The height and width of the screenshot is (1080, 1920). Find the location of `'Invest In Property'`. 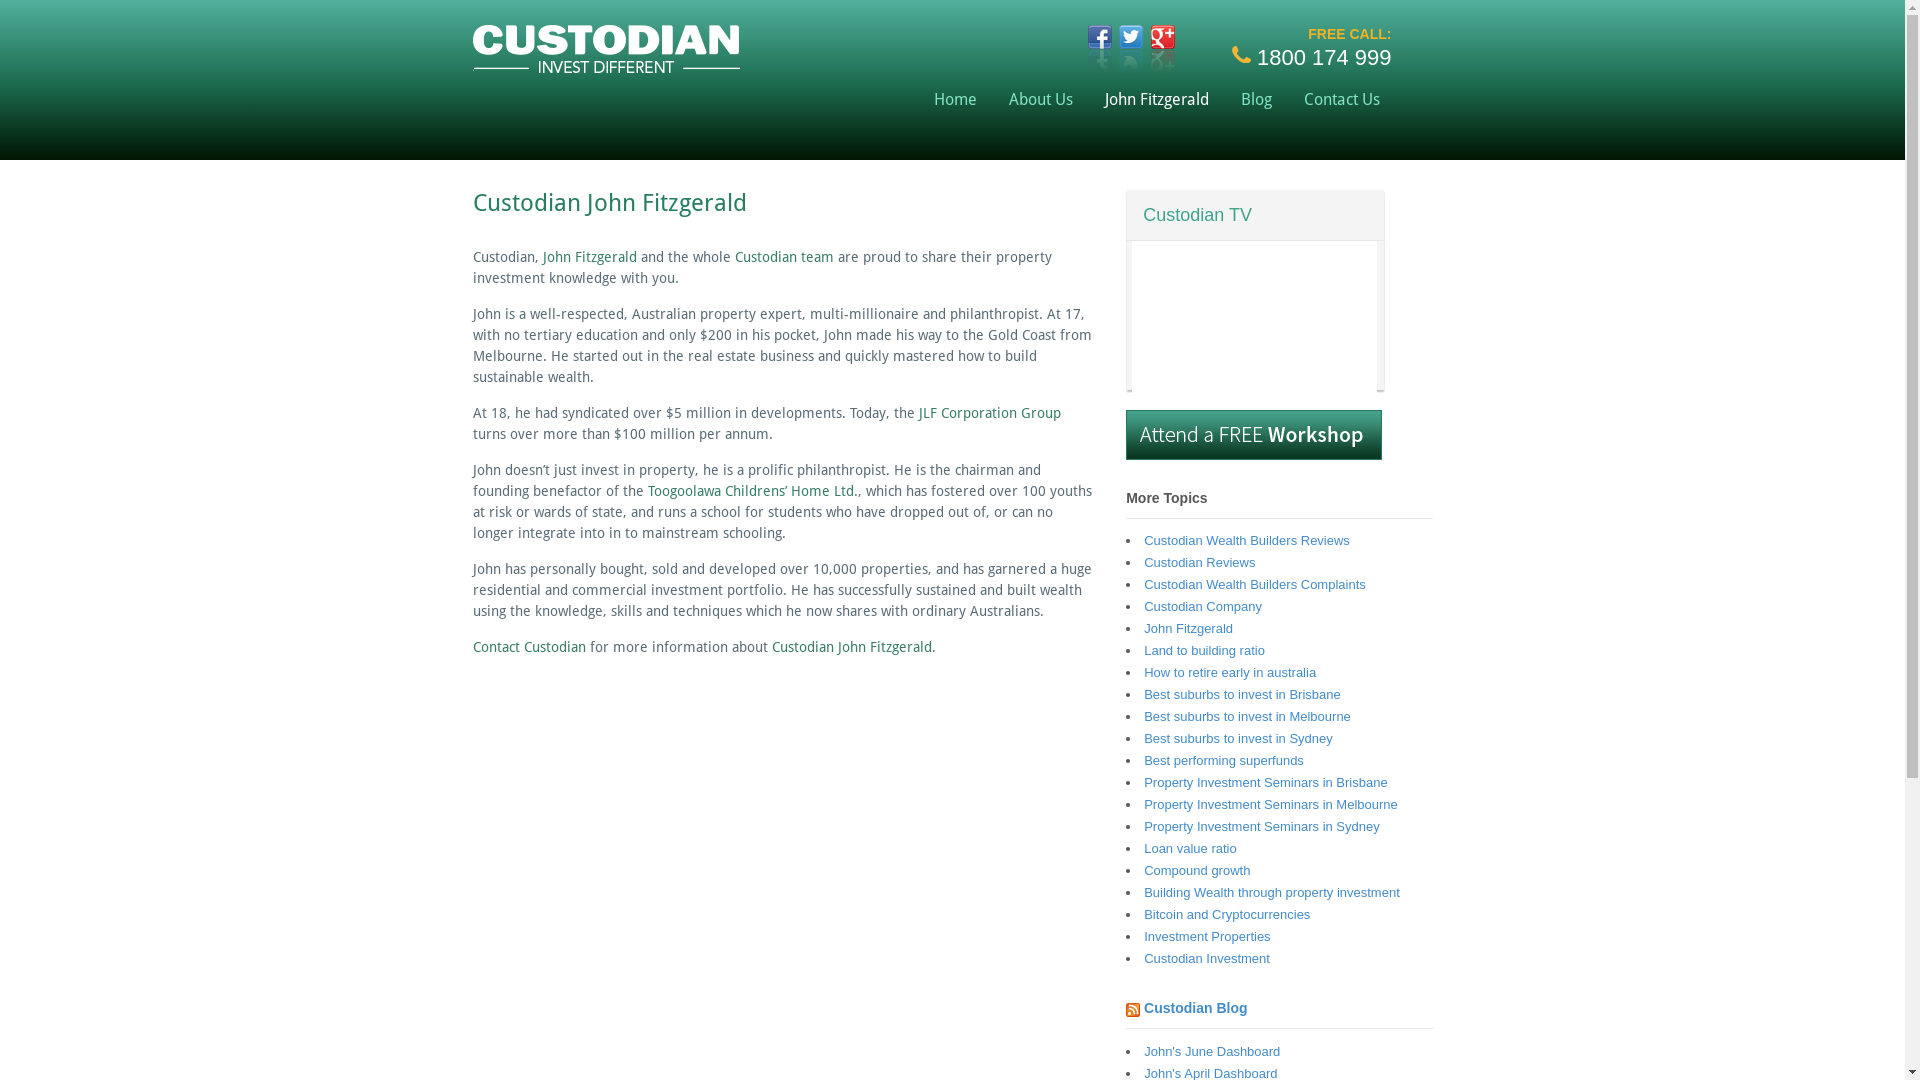

'Invest In Property' is located at coordinates (604, 63).